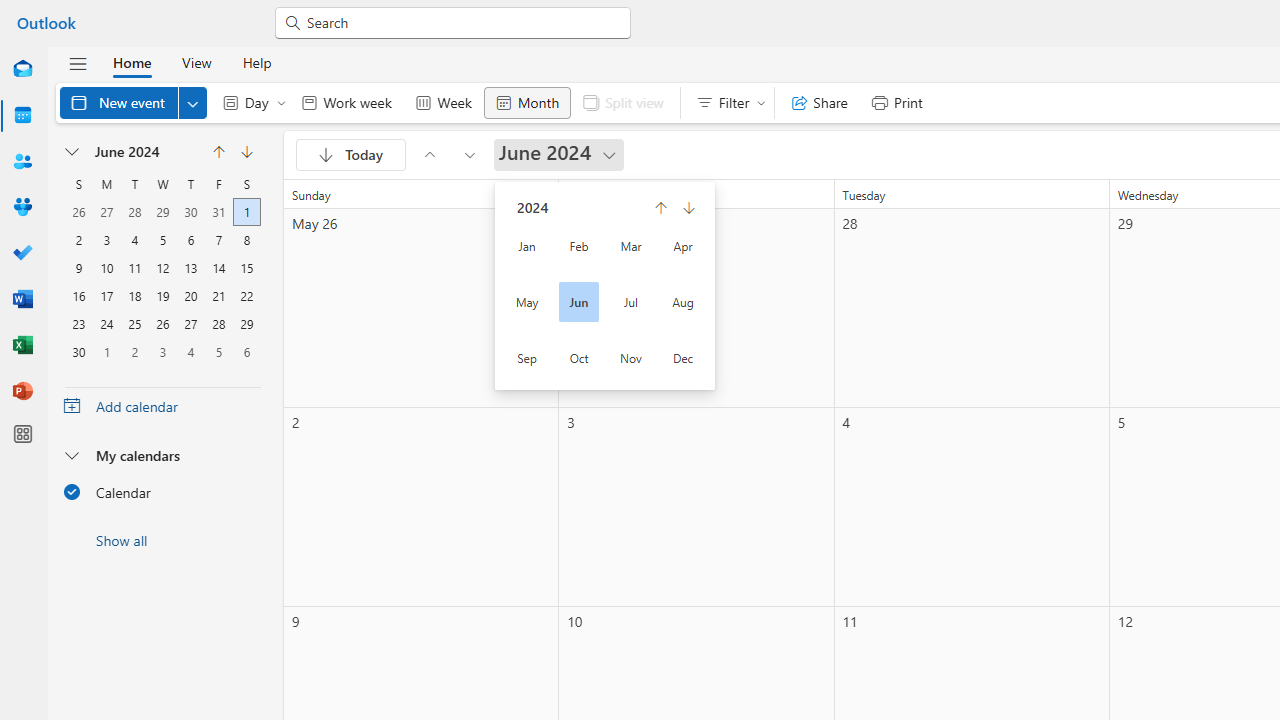 This screenshot has height=720, width=1280. I want to click on 'Friday', so click(218, 183).